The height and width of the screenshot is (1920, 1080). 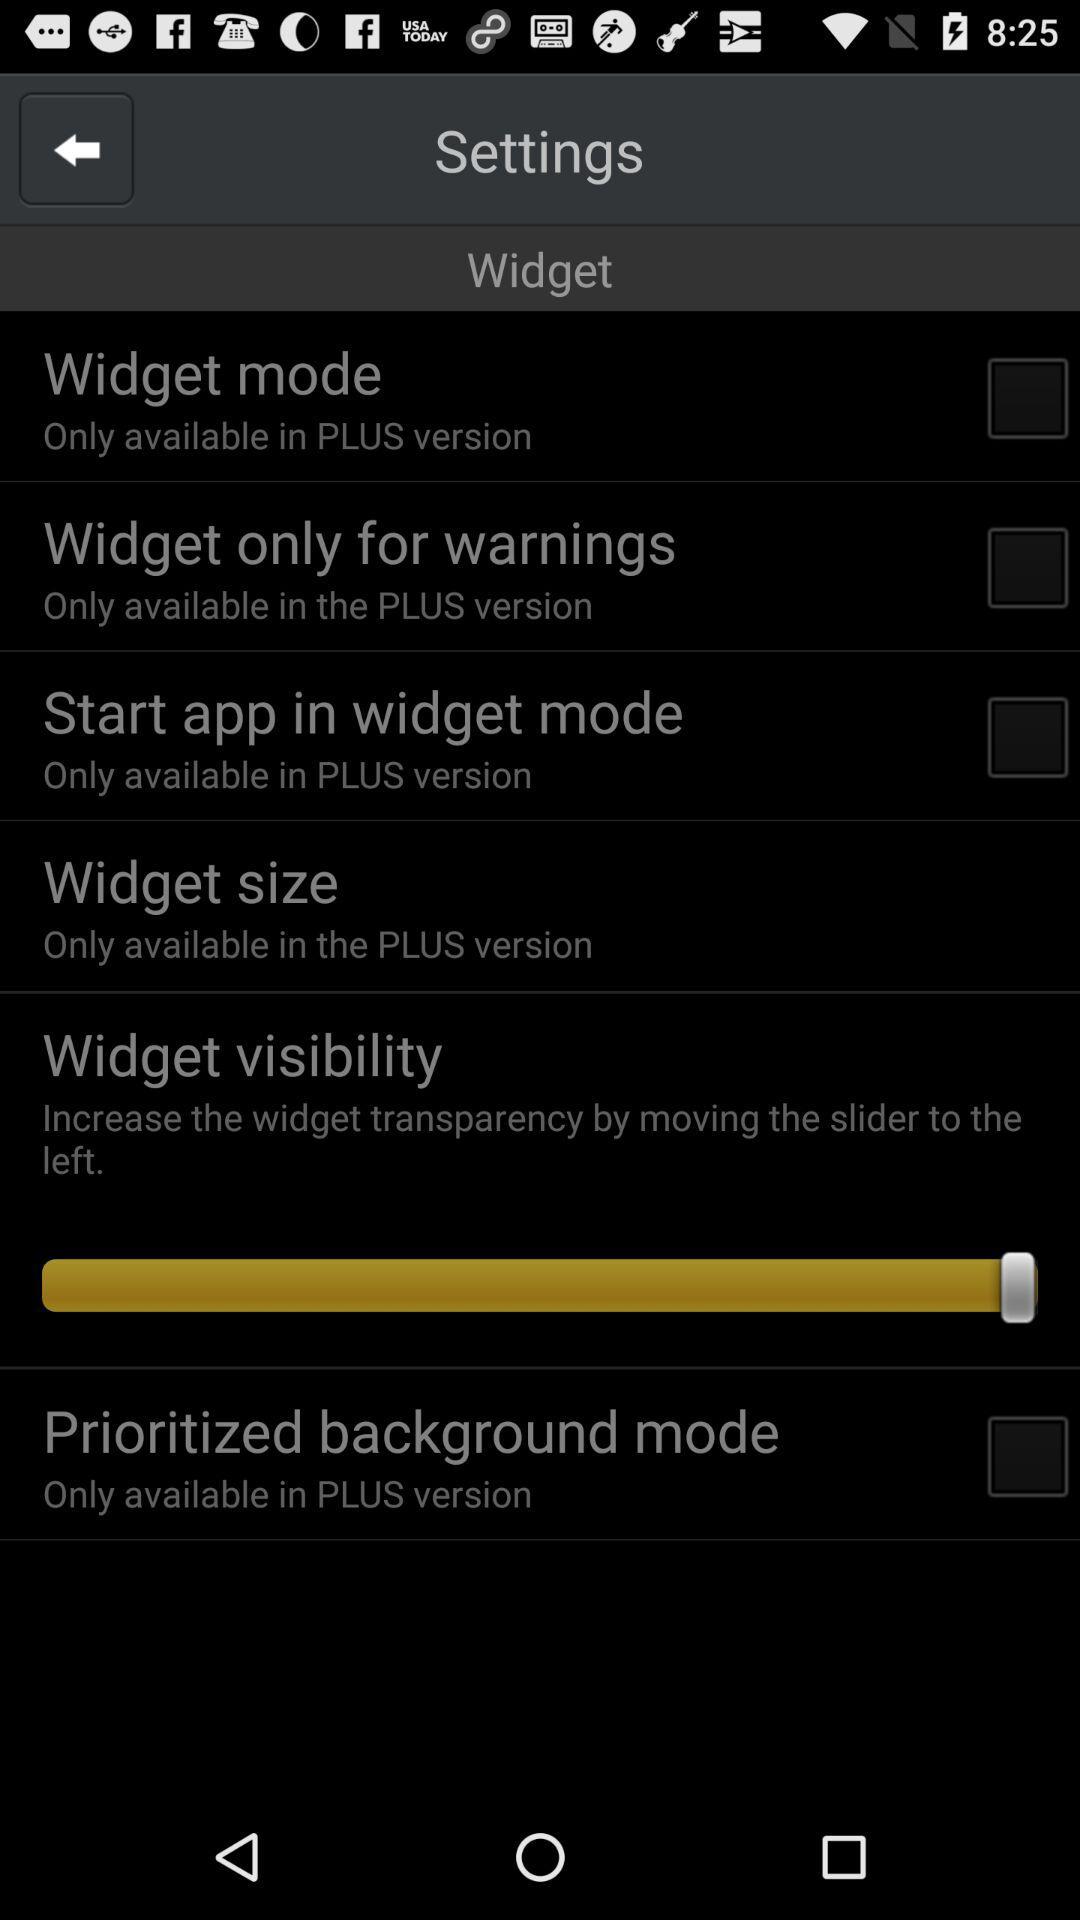 I want to click on prioritized background mode item, so click(x=410, y=1428).